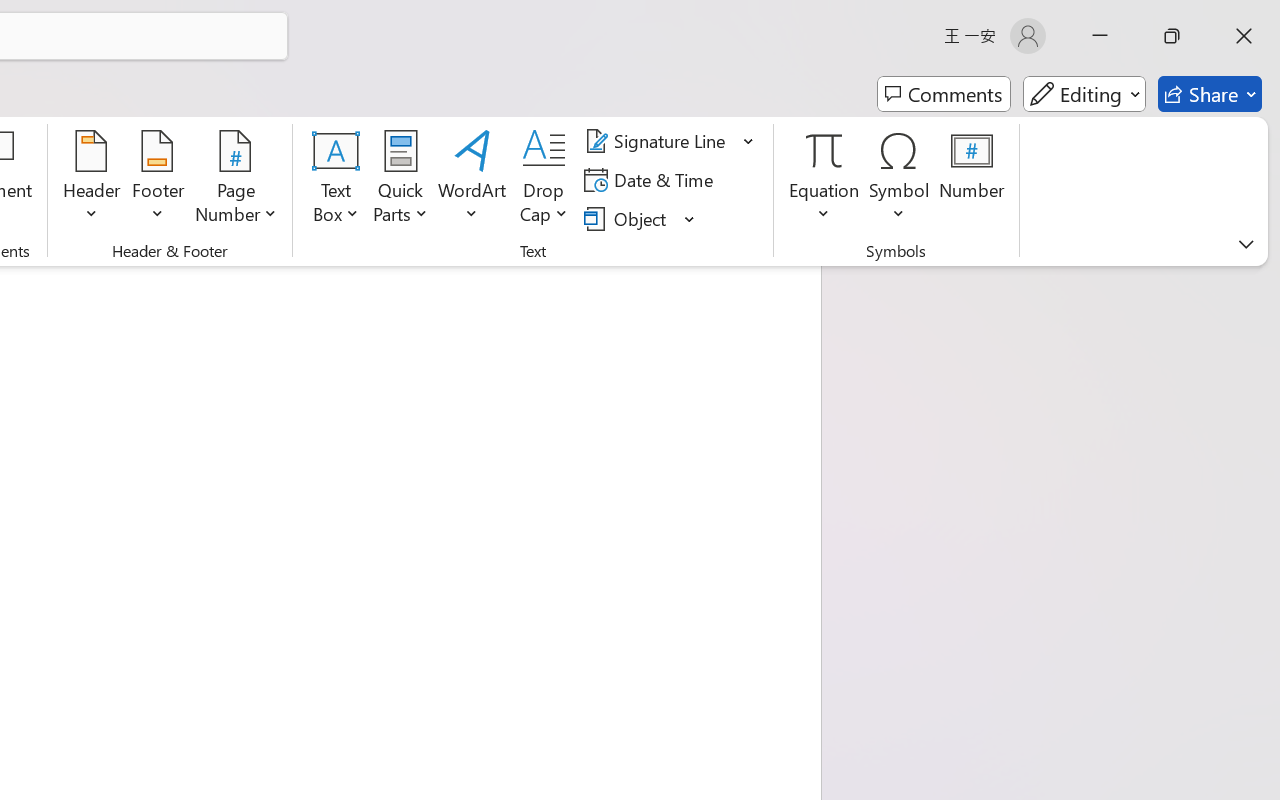 The width and height of the screenshot is (1280, 800). Describe the element at coordinates (1099, 35) in the screenshot. I see `'Minimize'` at that location.